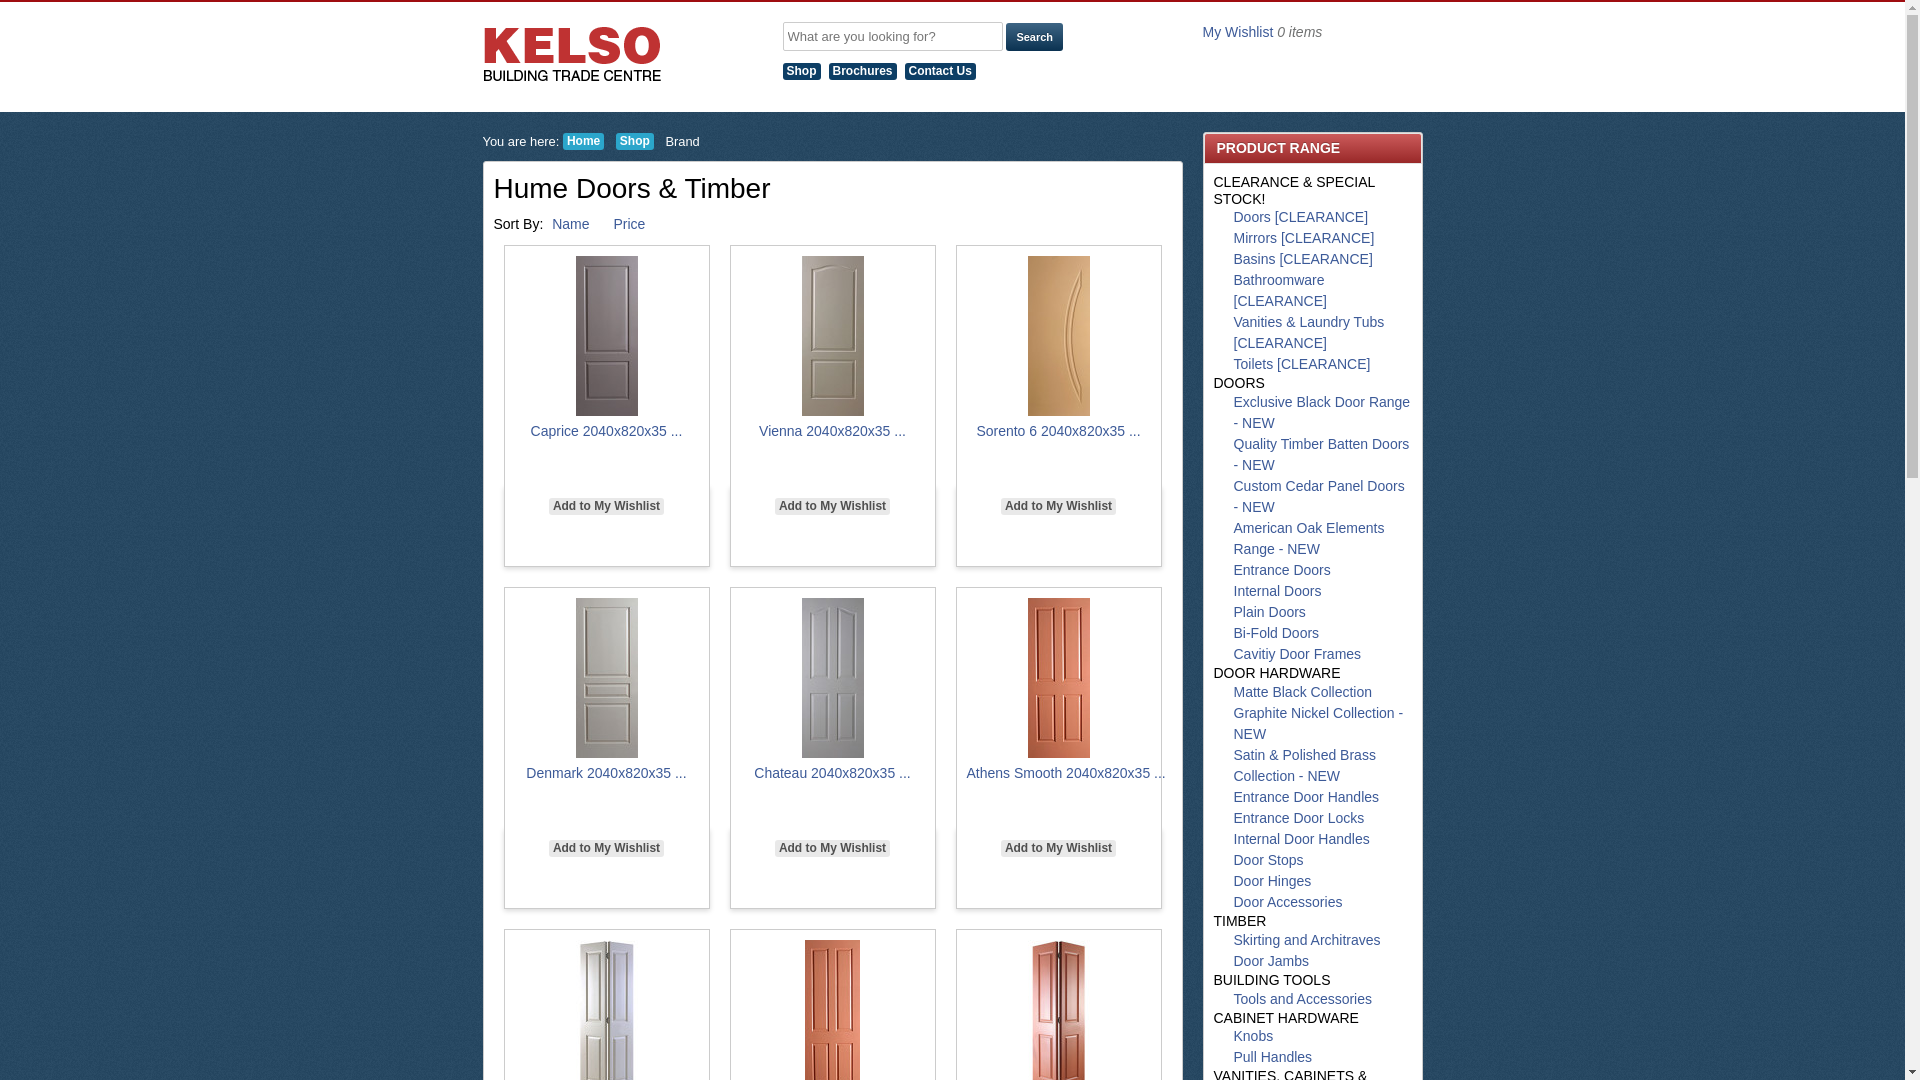 This screenshot has height=1080, width=1920. Describe the element at coordinates (1056, 430) in the screenshot. I see `'Sorento 6 2040x820x35 ...'` at that location.